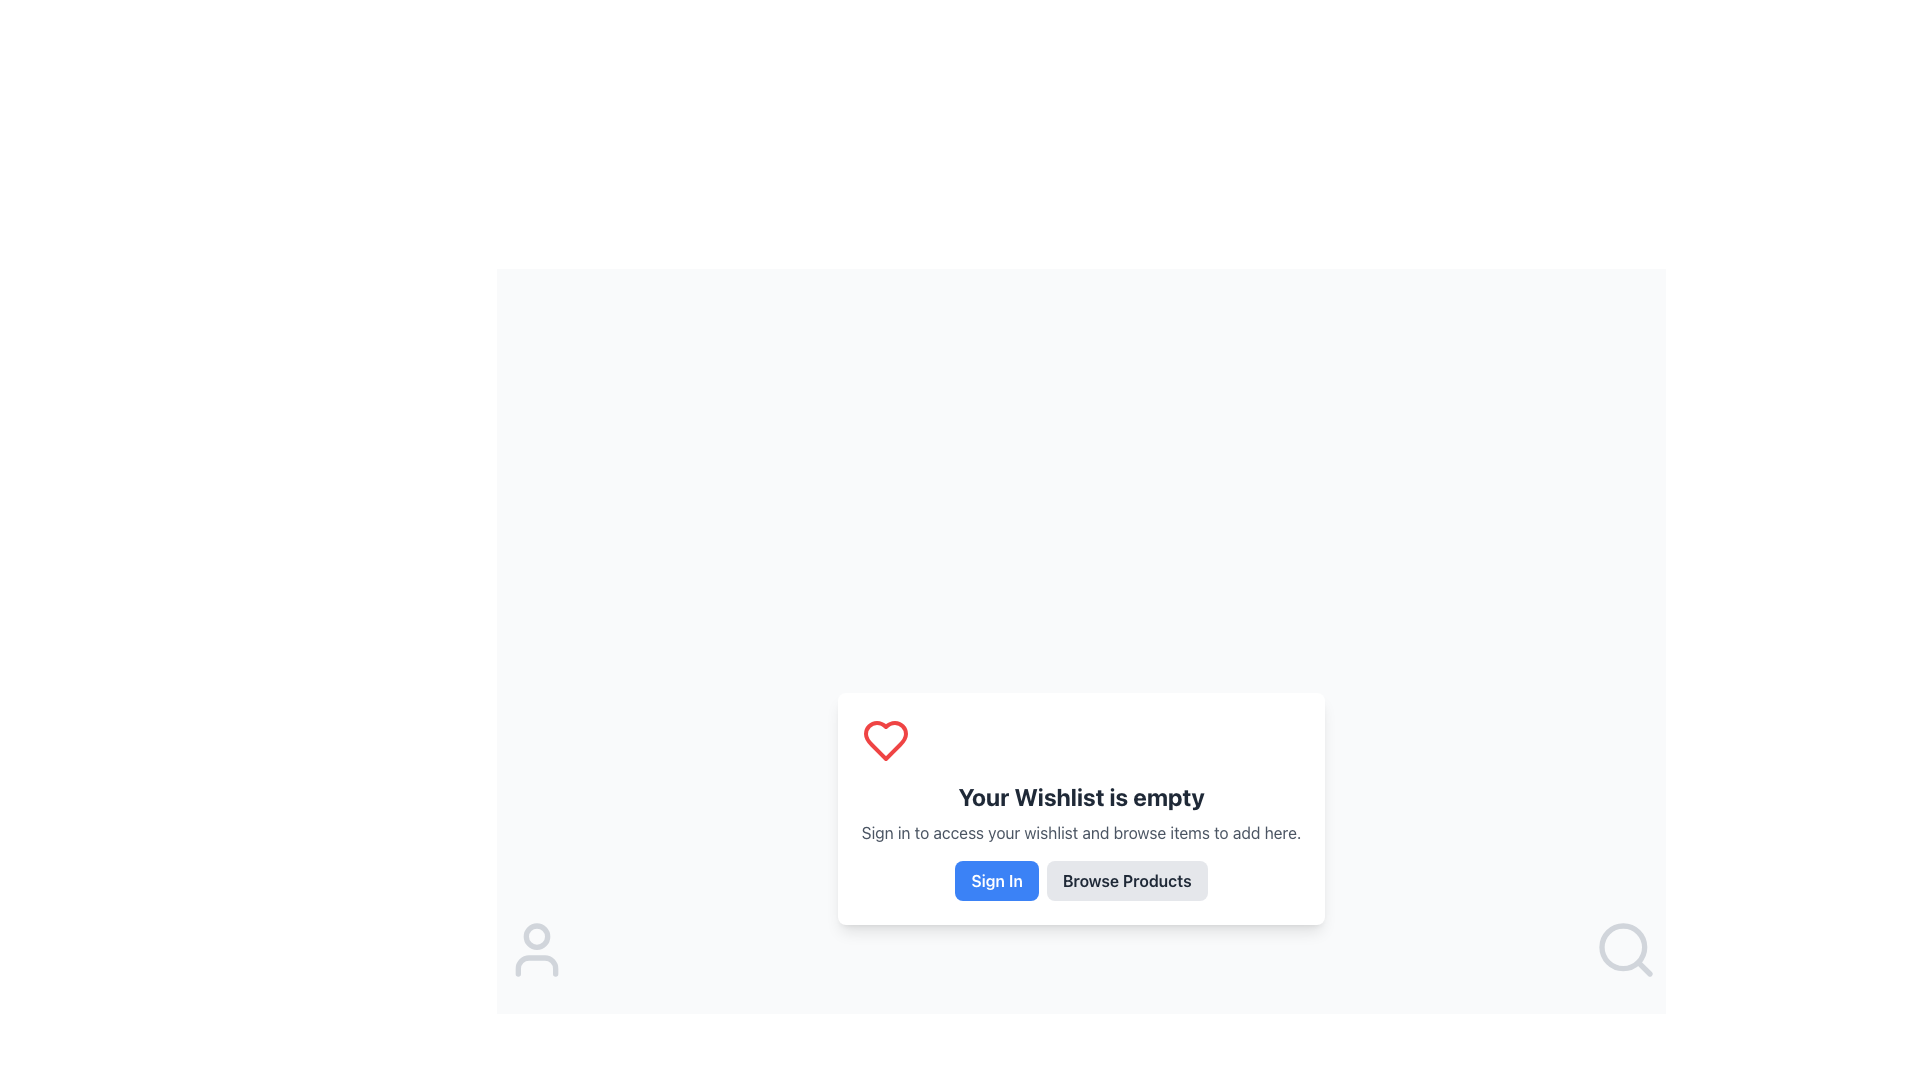 The width and height of the screenshot is (1920, 1080). I want to click on the circular vector graphic element that is part of the user profile icon, located near the bottom-left corner of the interface, so click(537, 936).